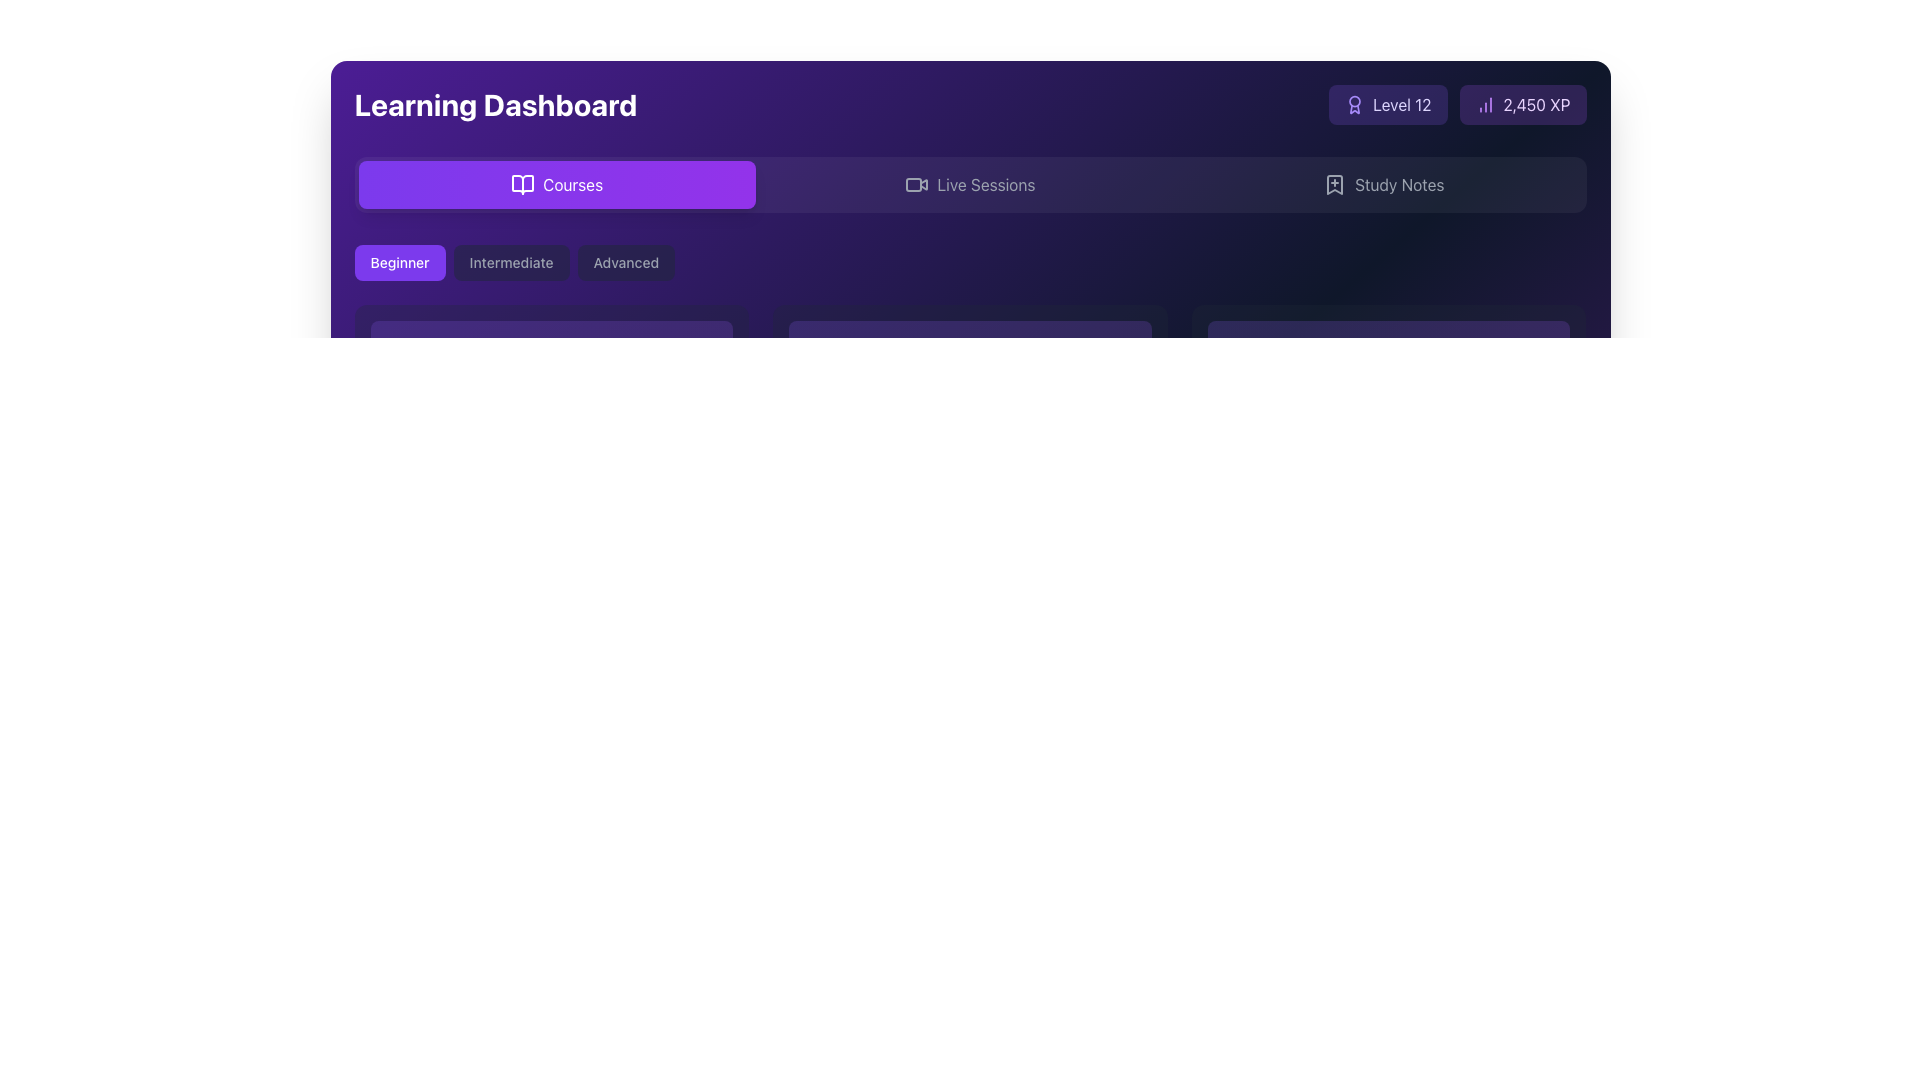 The image size is (1920, 1080). I want to click on the user's level badge located at the top-right of the interface, adjacent to the '2,450 XP' badge, so click(1387, 104).